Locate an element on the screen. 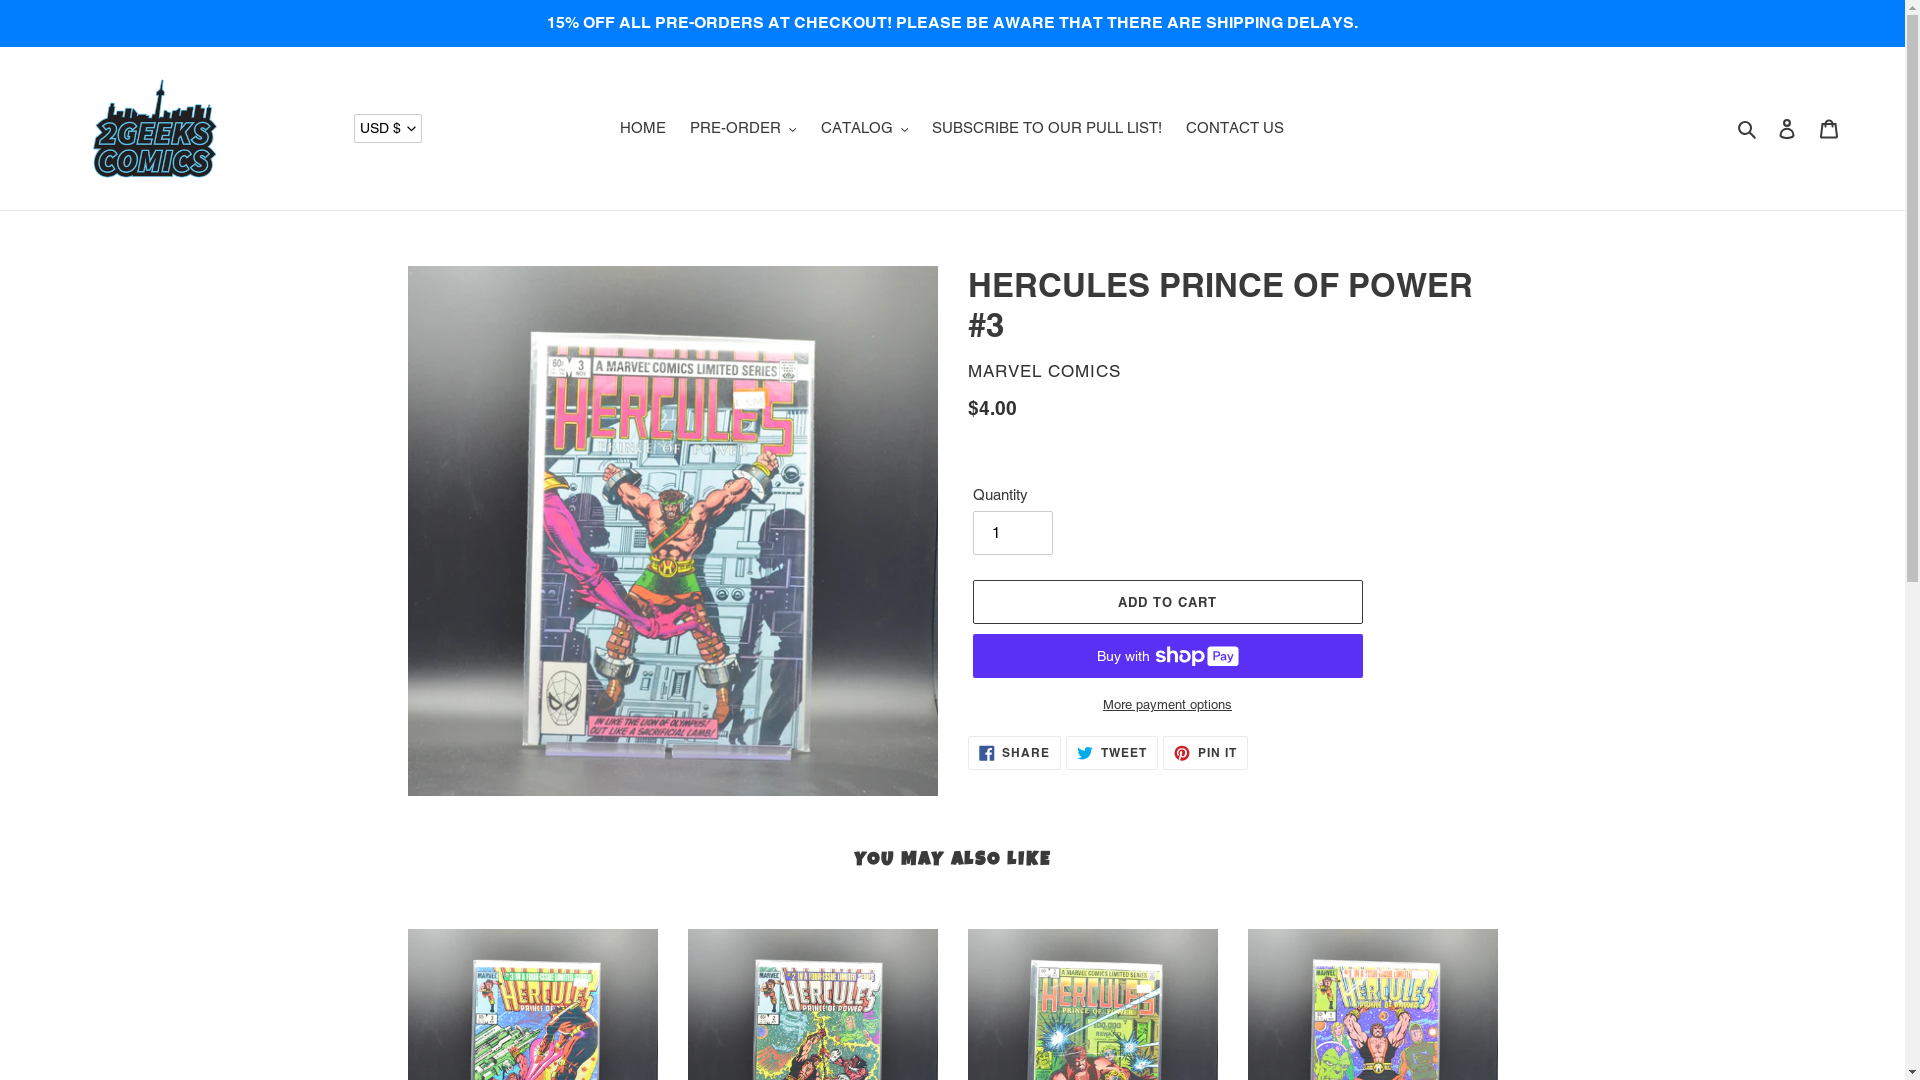  'Cart' is located at coordinates (1828, 128).